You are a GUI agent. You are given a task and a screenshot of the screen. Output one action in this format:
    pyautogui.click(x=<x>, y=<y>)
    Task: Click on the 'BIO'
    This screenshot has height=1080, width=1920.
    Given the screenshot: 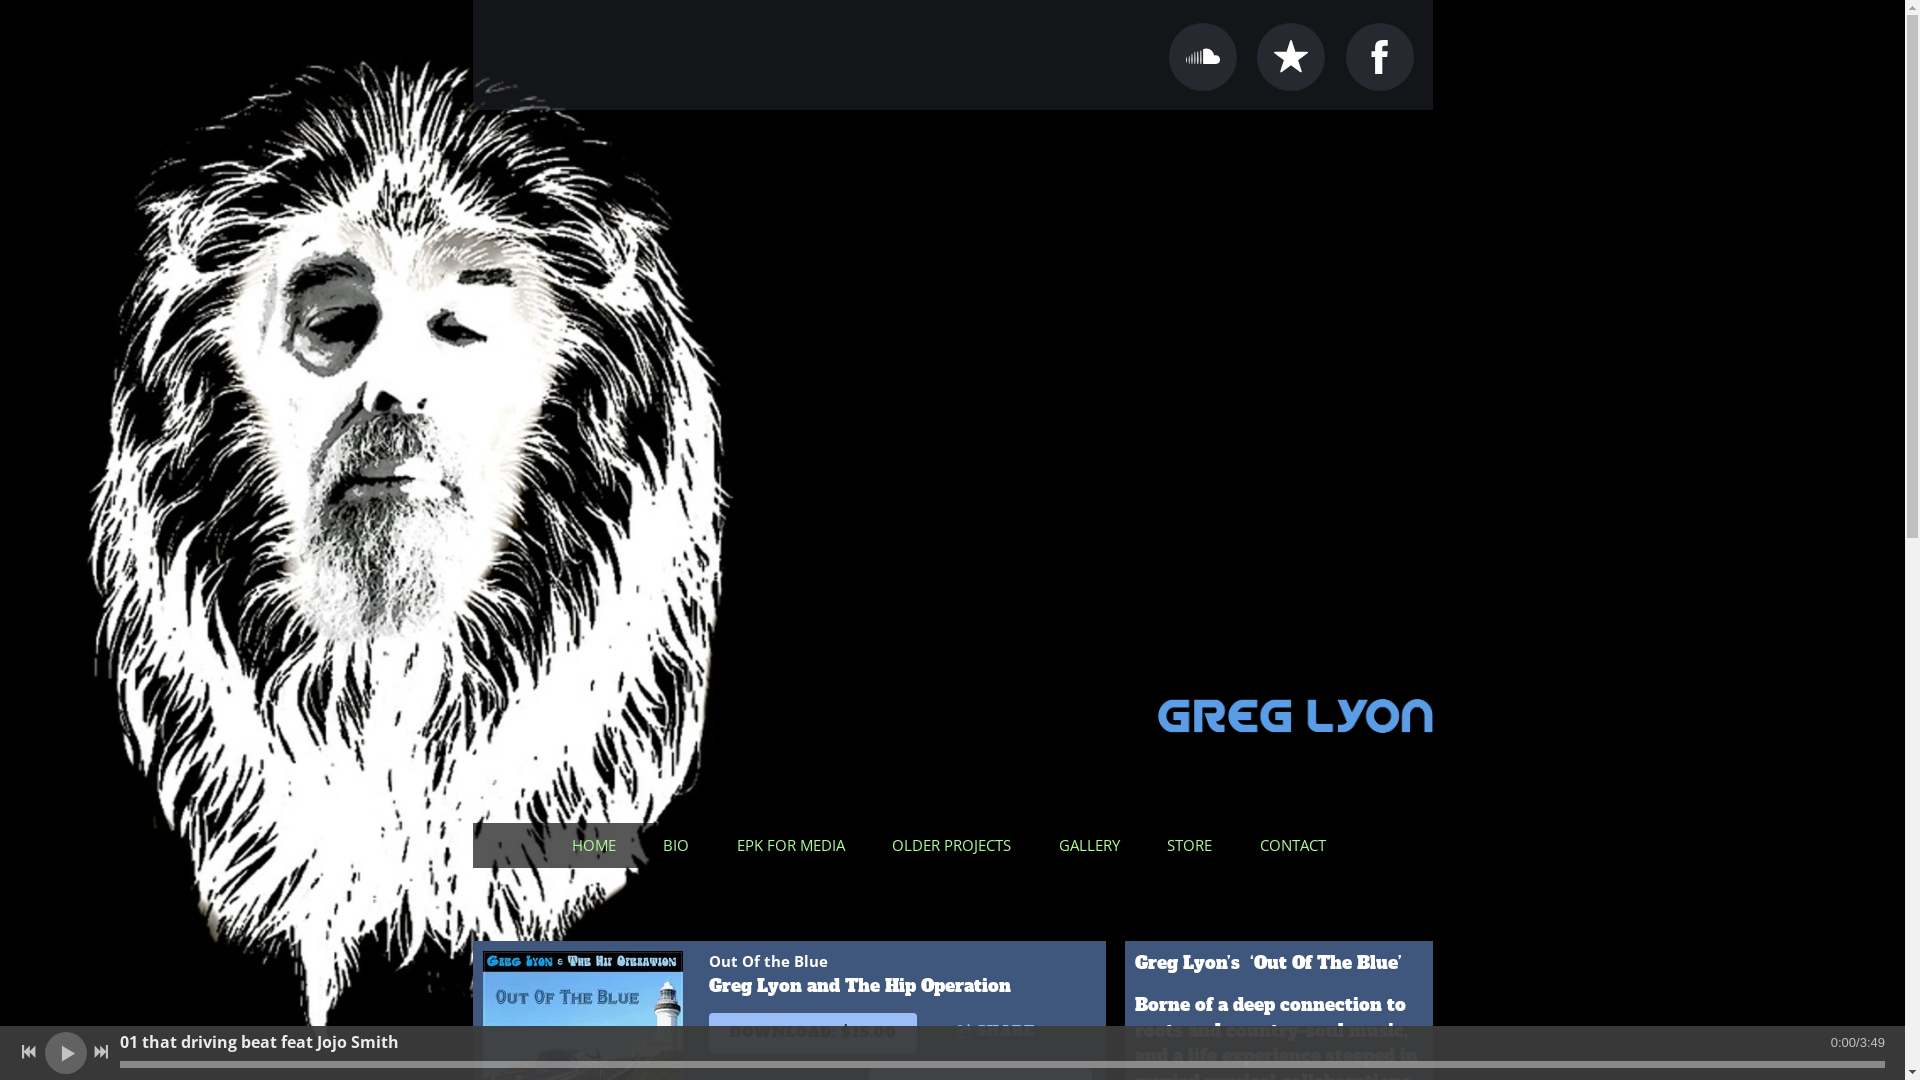 What is the action you would take?
    pyautogui.click(x=680, y=845)
    